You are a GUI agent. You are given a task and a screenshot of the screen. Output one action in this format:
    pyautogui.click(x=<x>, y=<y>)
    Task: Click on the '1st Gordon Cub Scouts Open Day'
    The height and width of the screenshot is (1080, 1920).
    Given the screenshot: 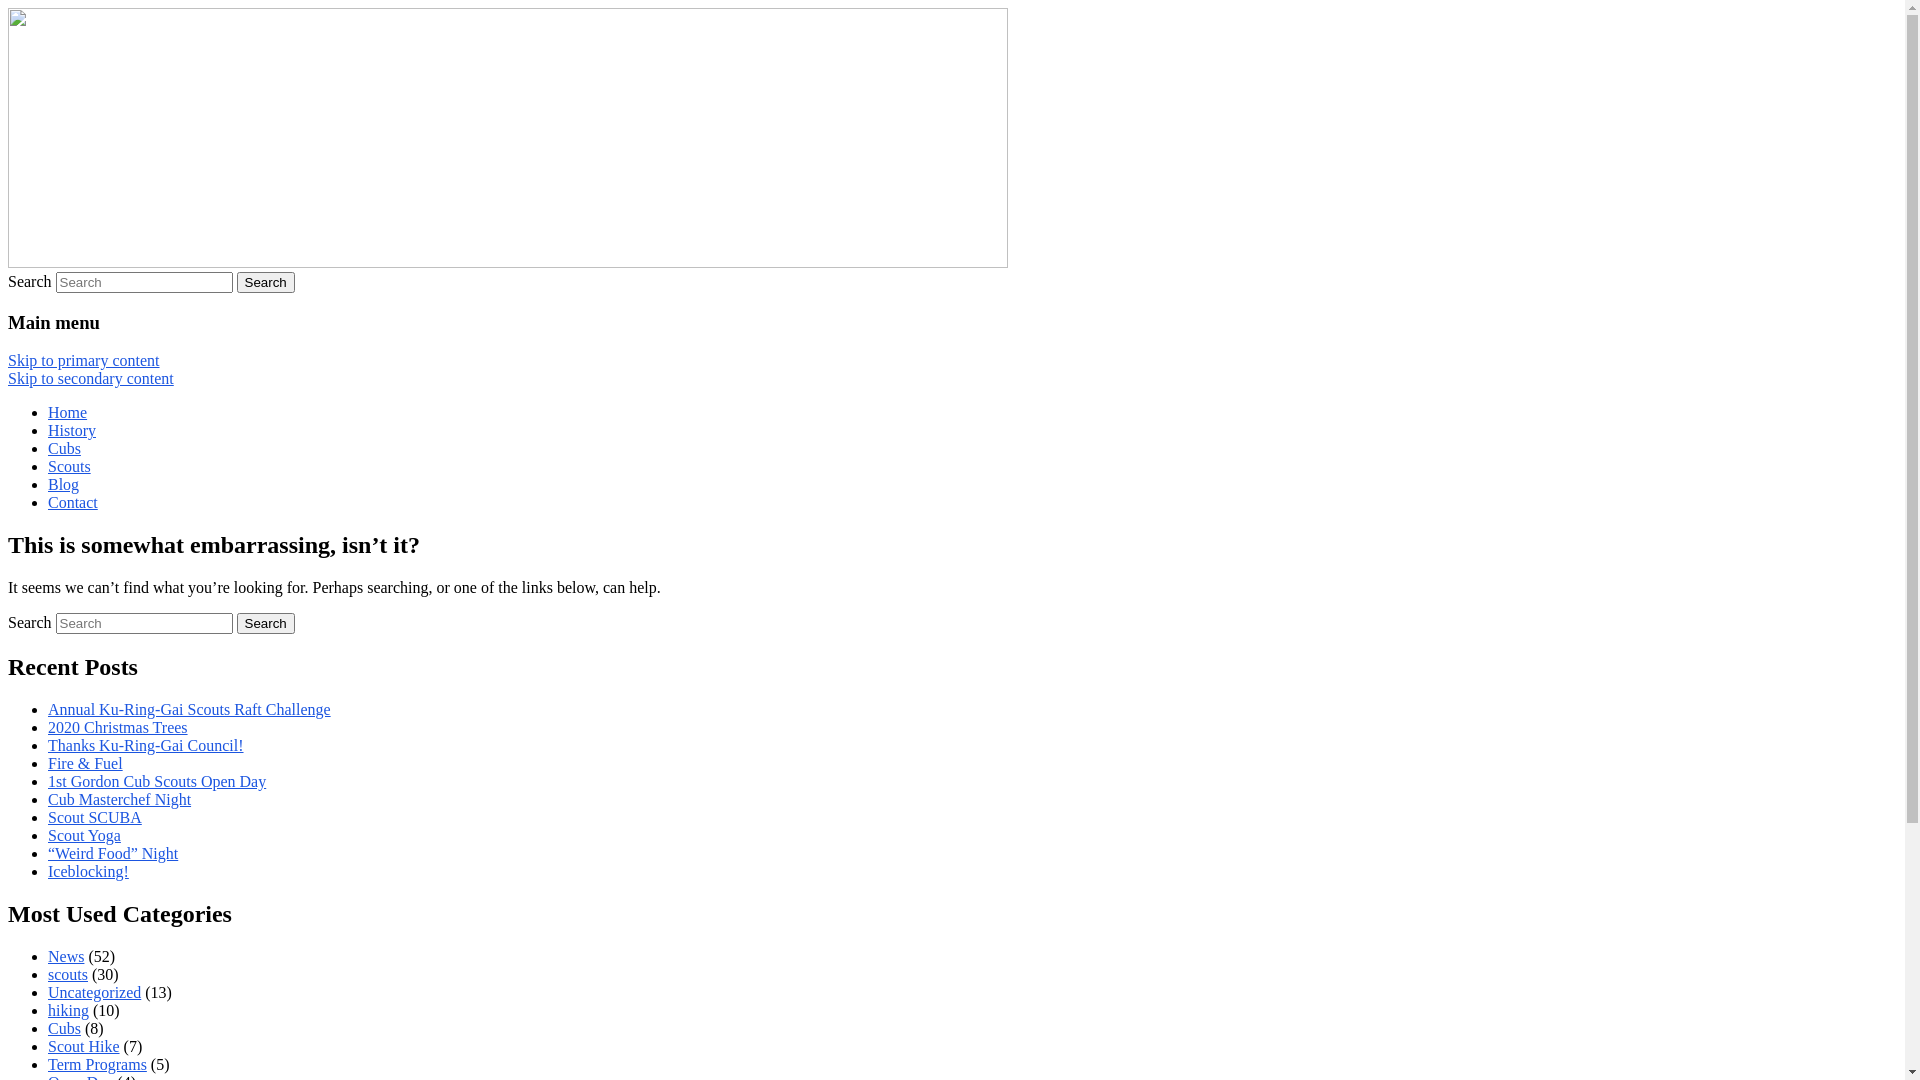 What is the action you would take?
    pyautogui.click(x=156, y=780)
    